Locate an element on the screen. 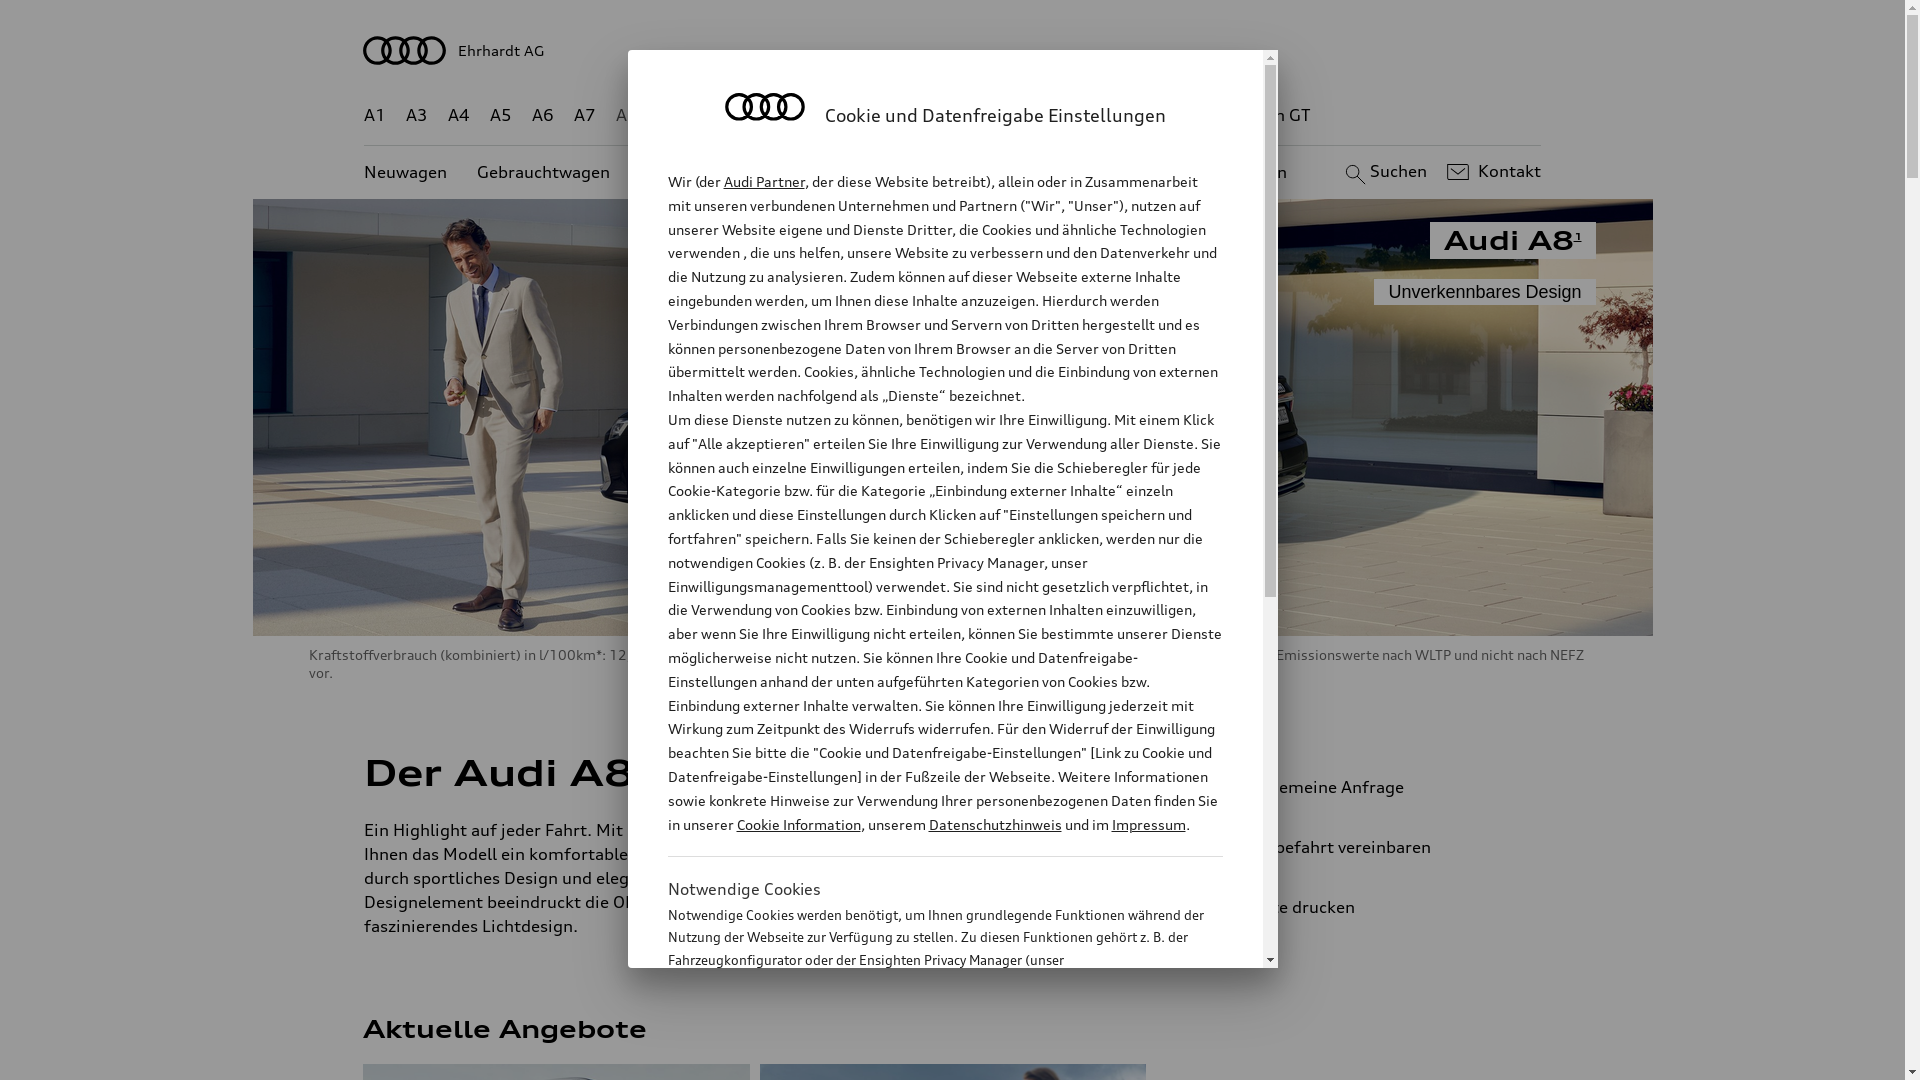  'Angebote' is located at coordinates (801, 171).